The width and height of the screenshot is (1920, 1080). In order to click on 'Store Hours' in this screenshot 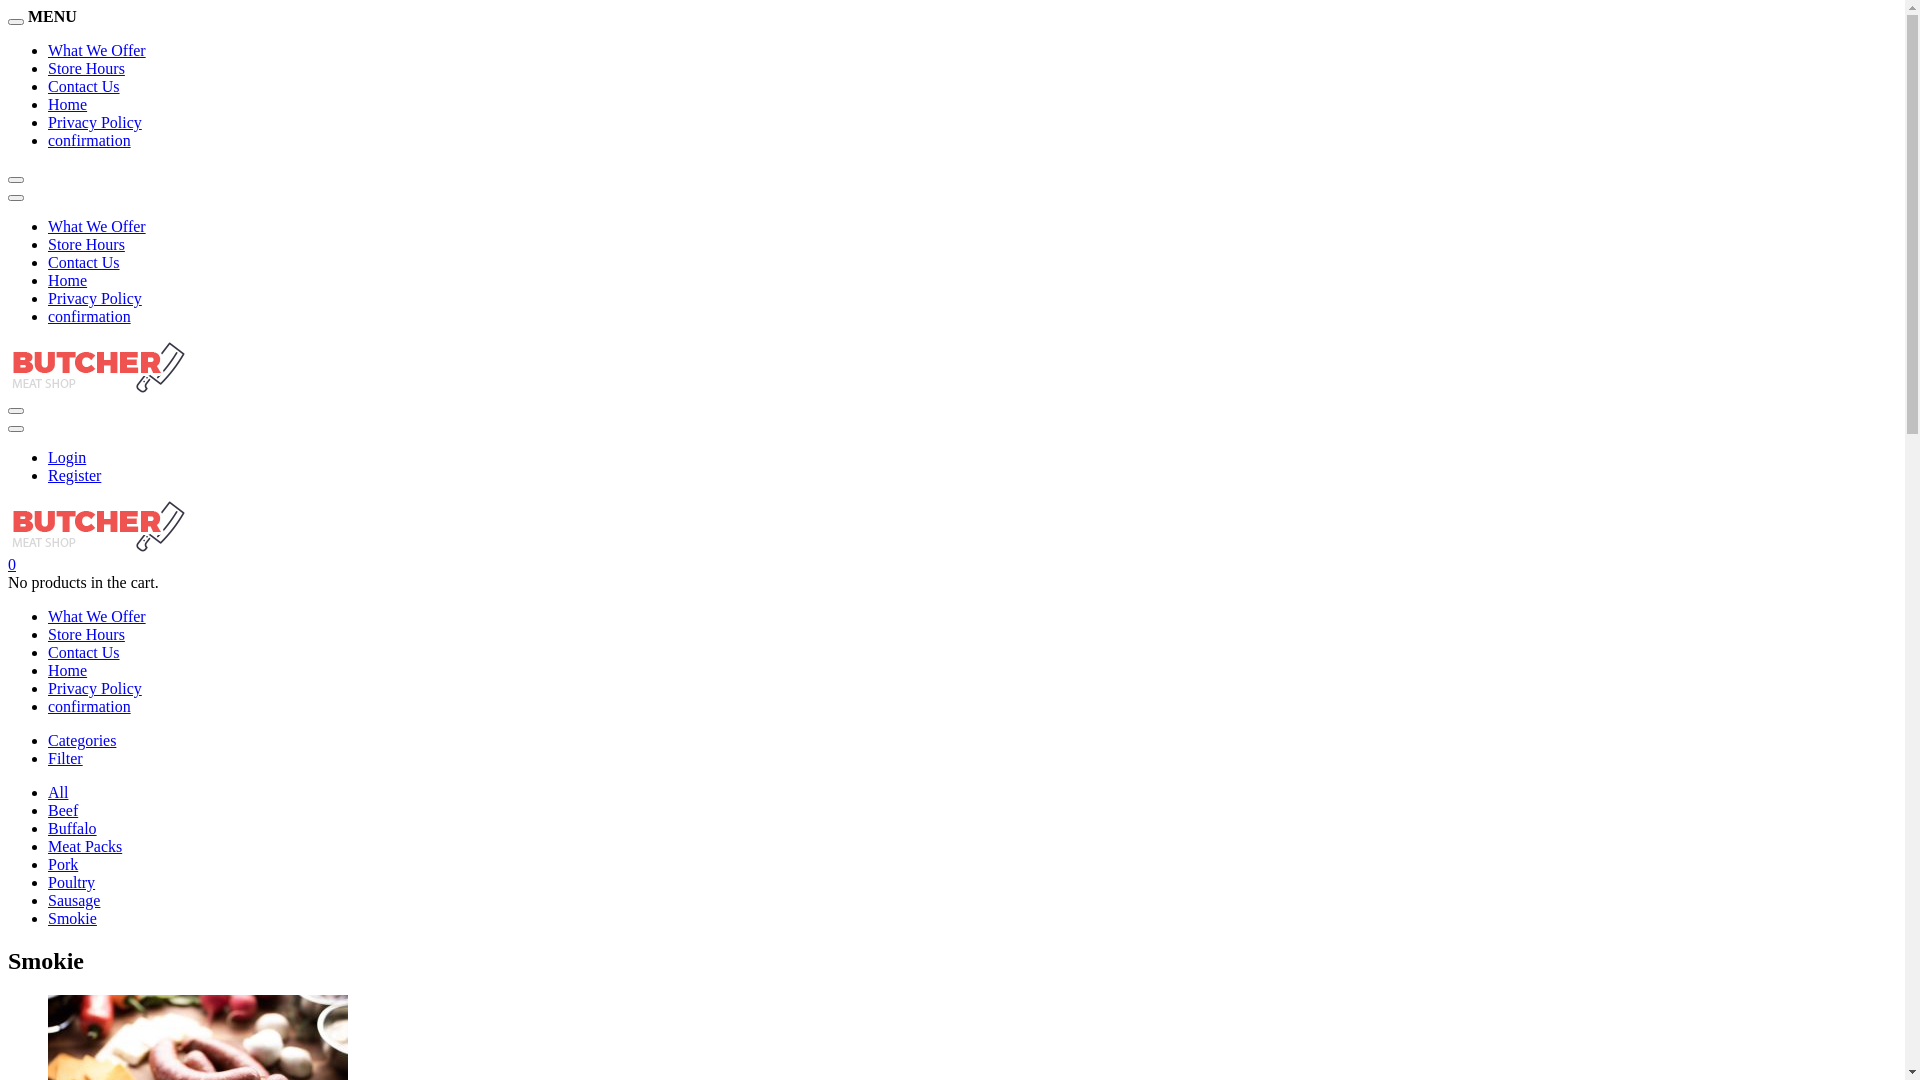, I will do `click(48, 243)`.